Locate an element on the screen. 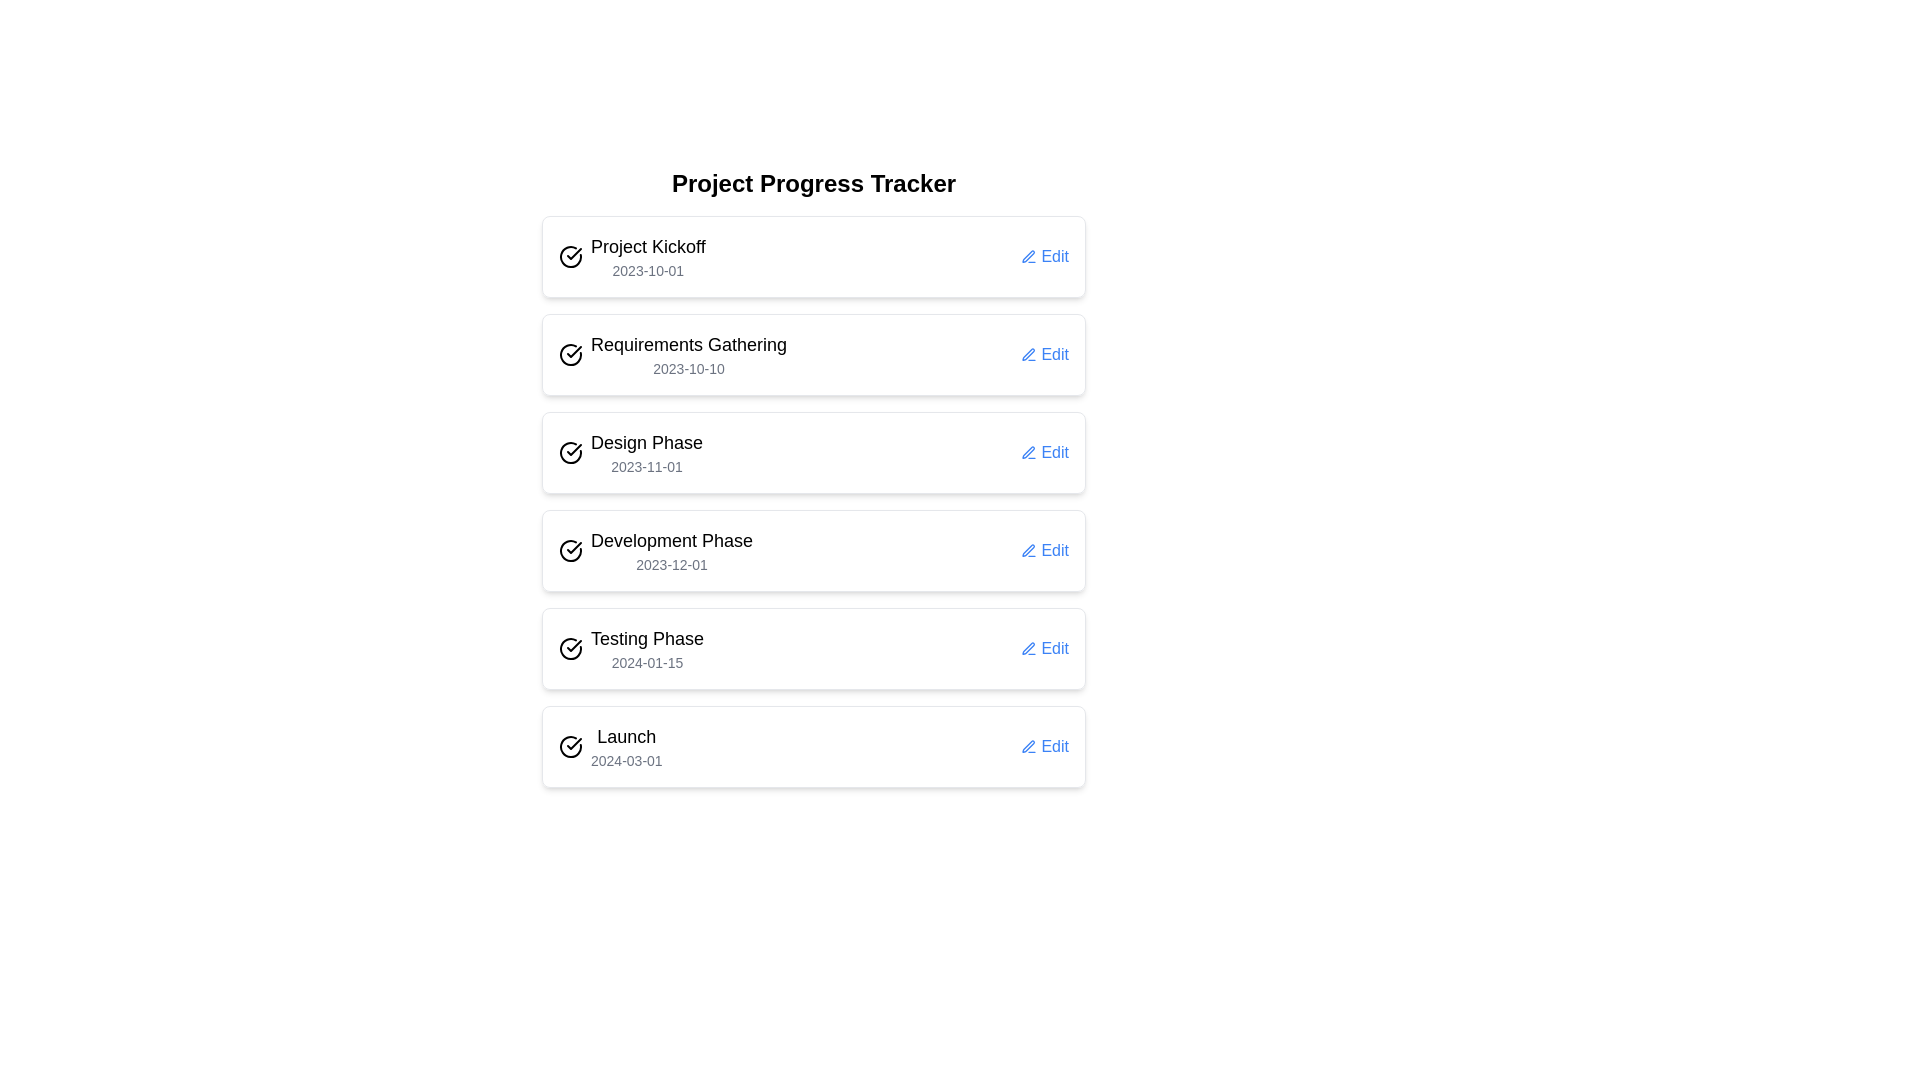 The height and width of the screenshot is (1080, 1920). the title text with associated icon that indicates the project phase and its completion status, located at the top of the project progress tracker is located at coordinates (631, 256).